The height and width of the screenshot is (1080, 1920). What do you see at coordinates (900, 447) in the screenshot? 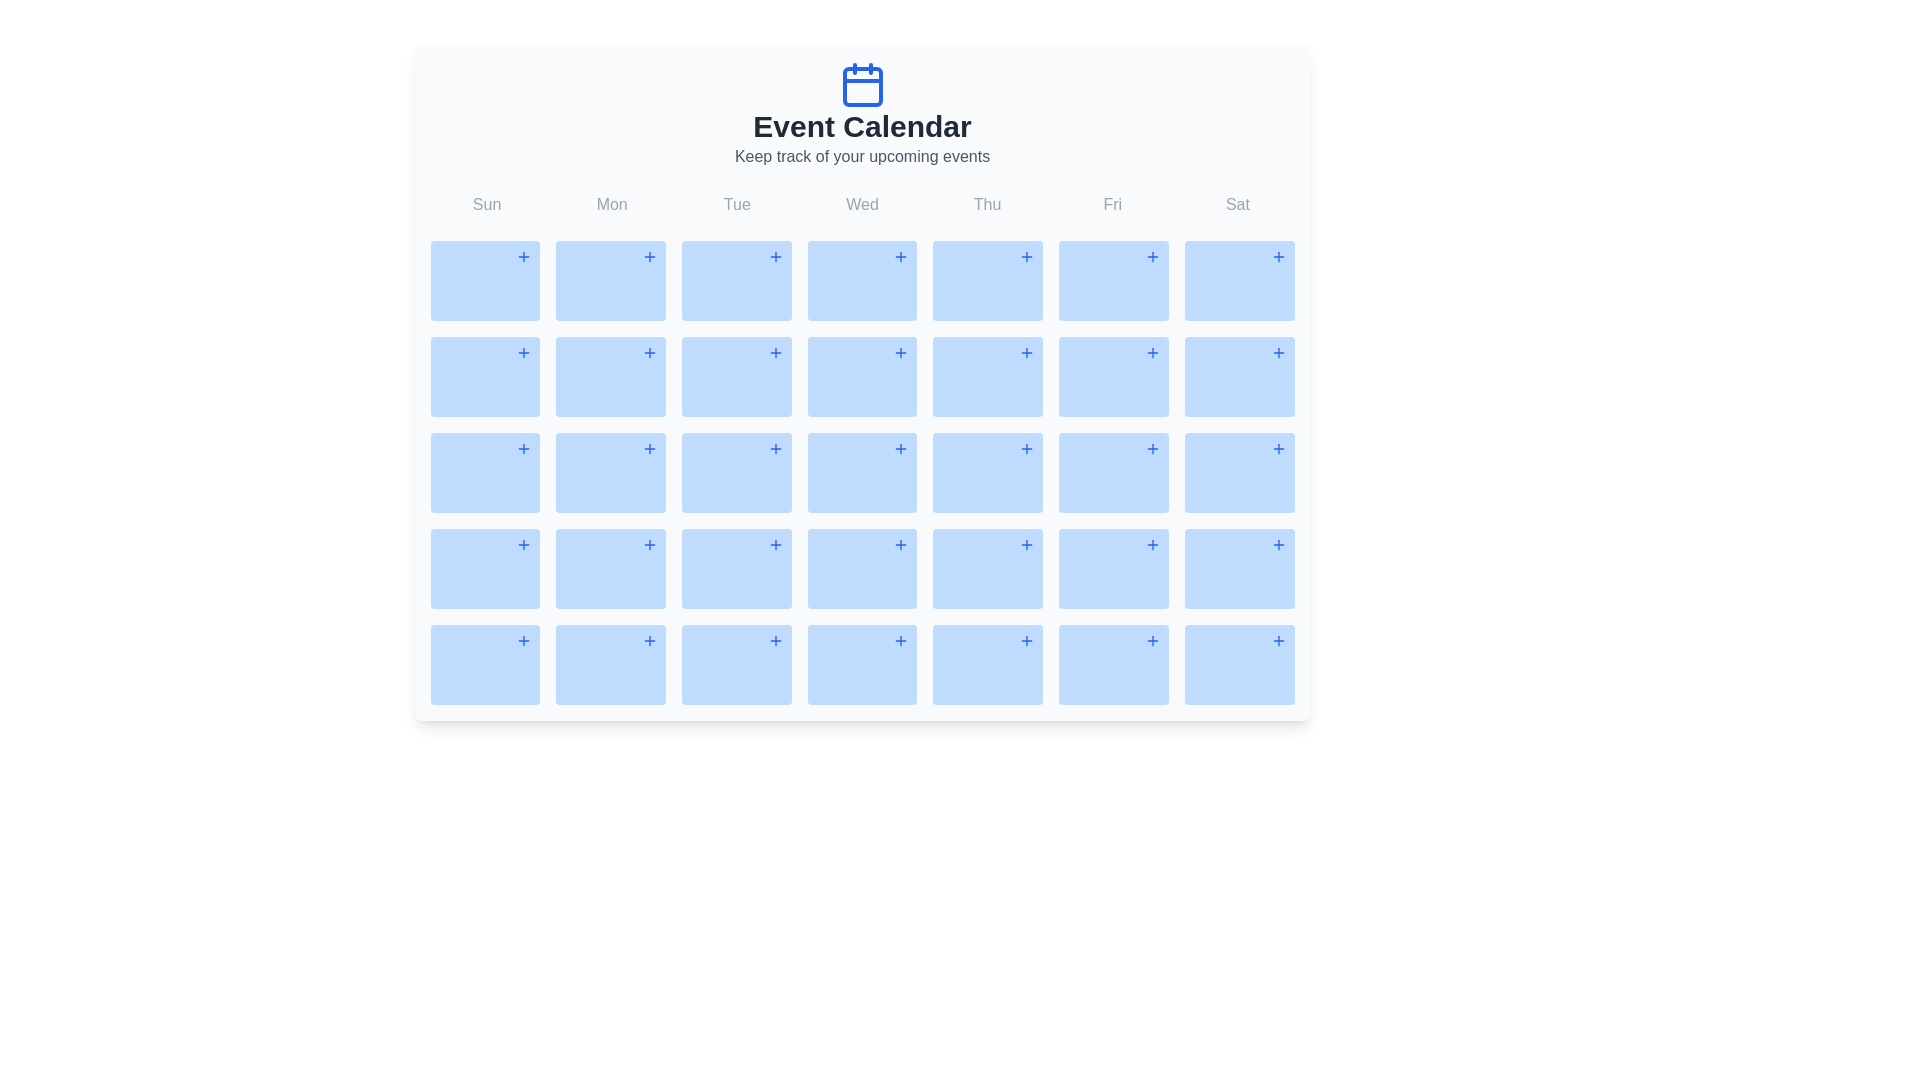
I see `the add event button located in the center of the day cell in the fourth row and fourth column of the calendar` at bounding box center [900, 447].